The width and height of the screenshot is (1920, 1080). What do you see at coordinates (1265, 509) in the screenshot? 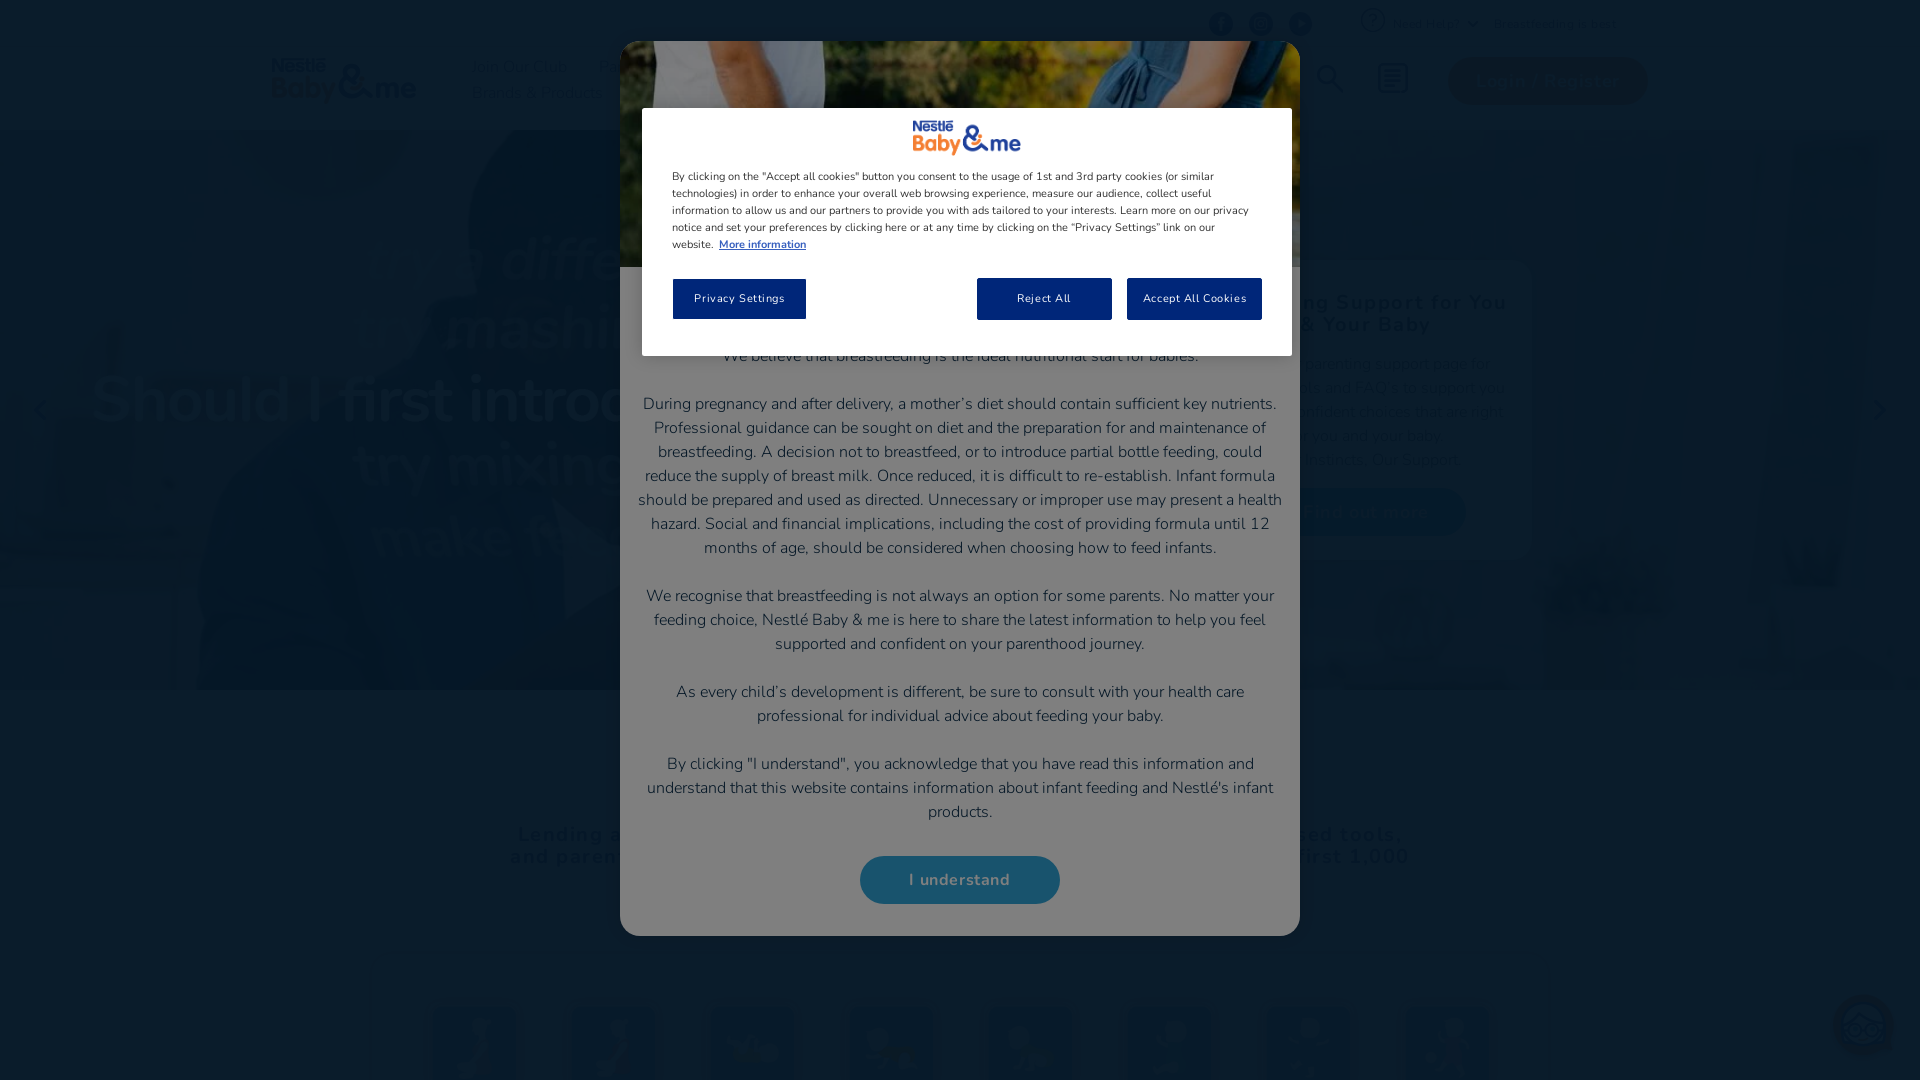
I see `'Take a spin'` at bounding box center [1265, 509].